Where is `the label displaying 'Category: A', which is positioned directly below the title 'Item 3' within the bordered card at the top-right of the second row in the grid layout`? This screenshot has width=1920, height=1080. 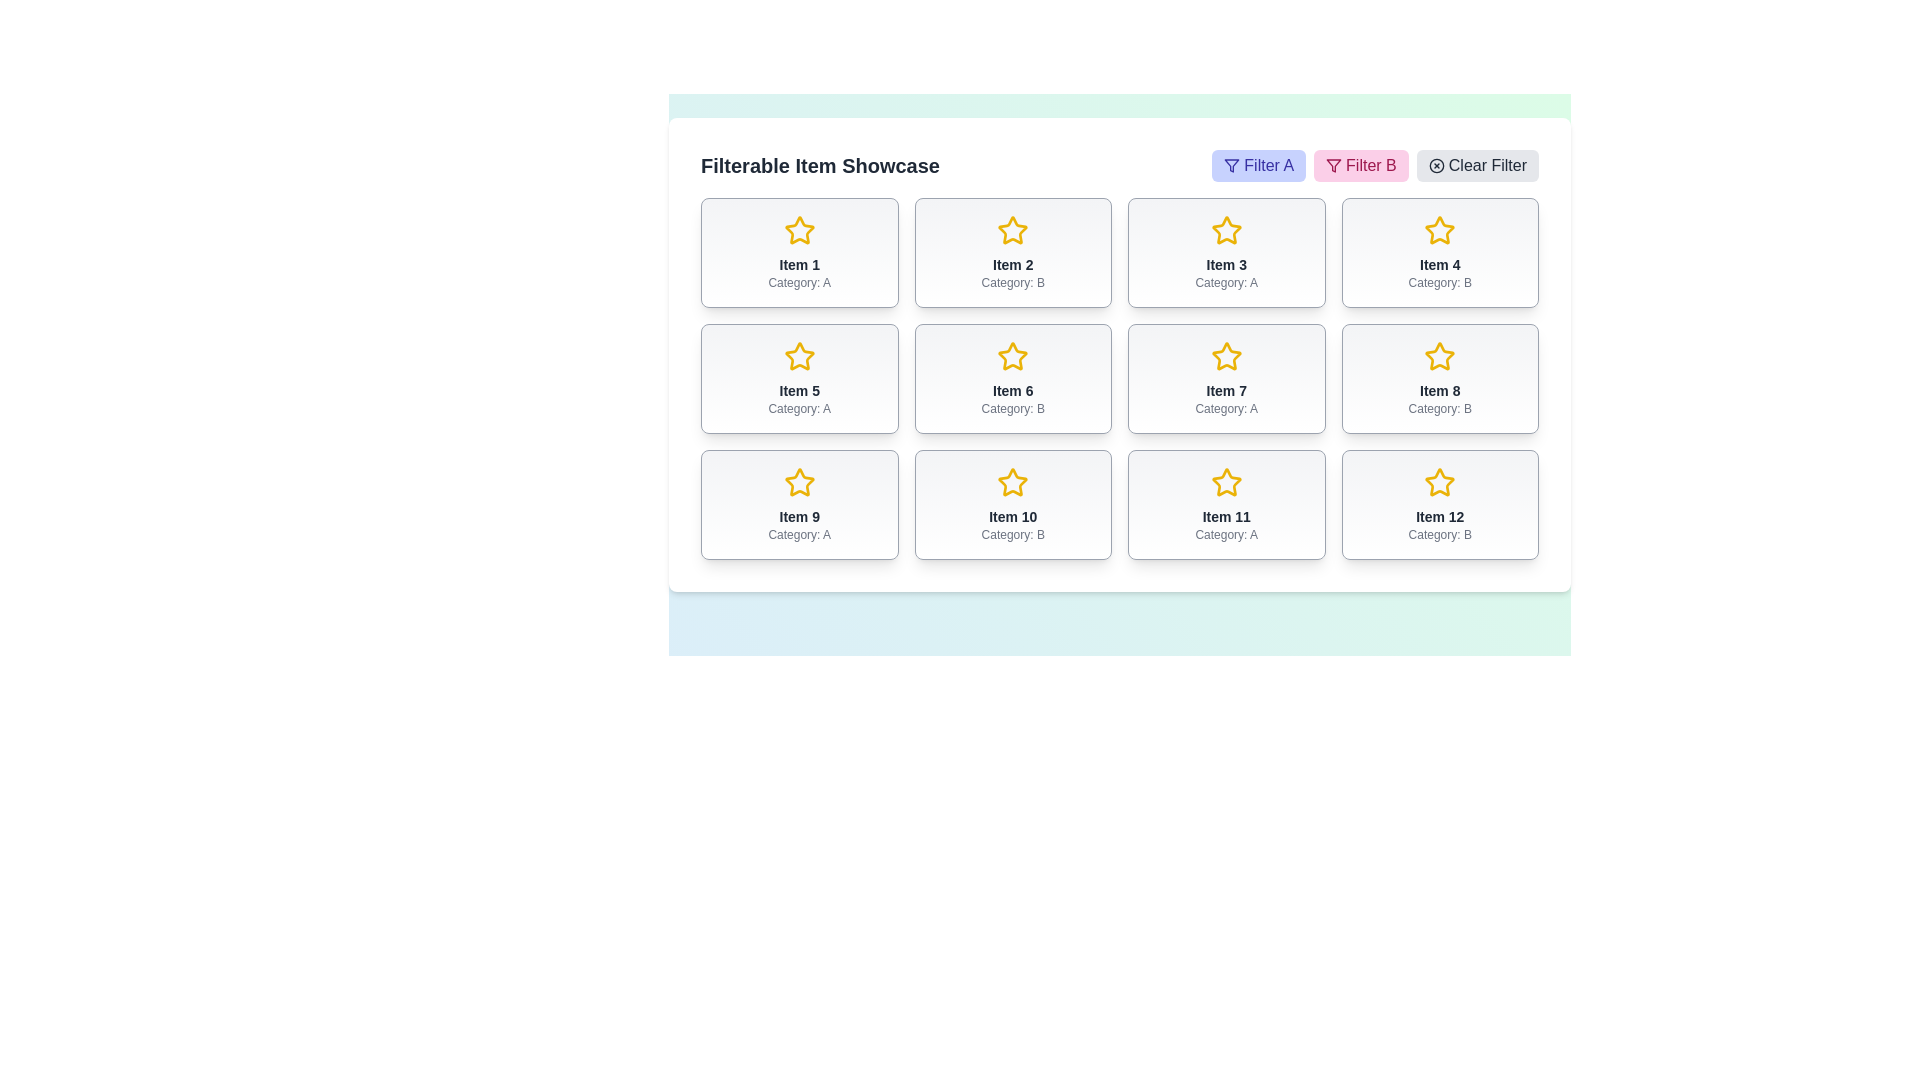
the label displaying 'Category: A', which is positioned directly below the title 'Item 3' within the bordered card at the top-right of the second row in the grid layout is located at coordinates (1225, 282).